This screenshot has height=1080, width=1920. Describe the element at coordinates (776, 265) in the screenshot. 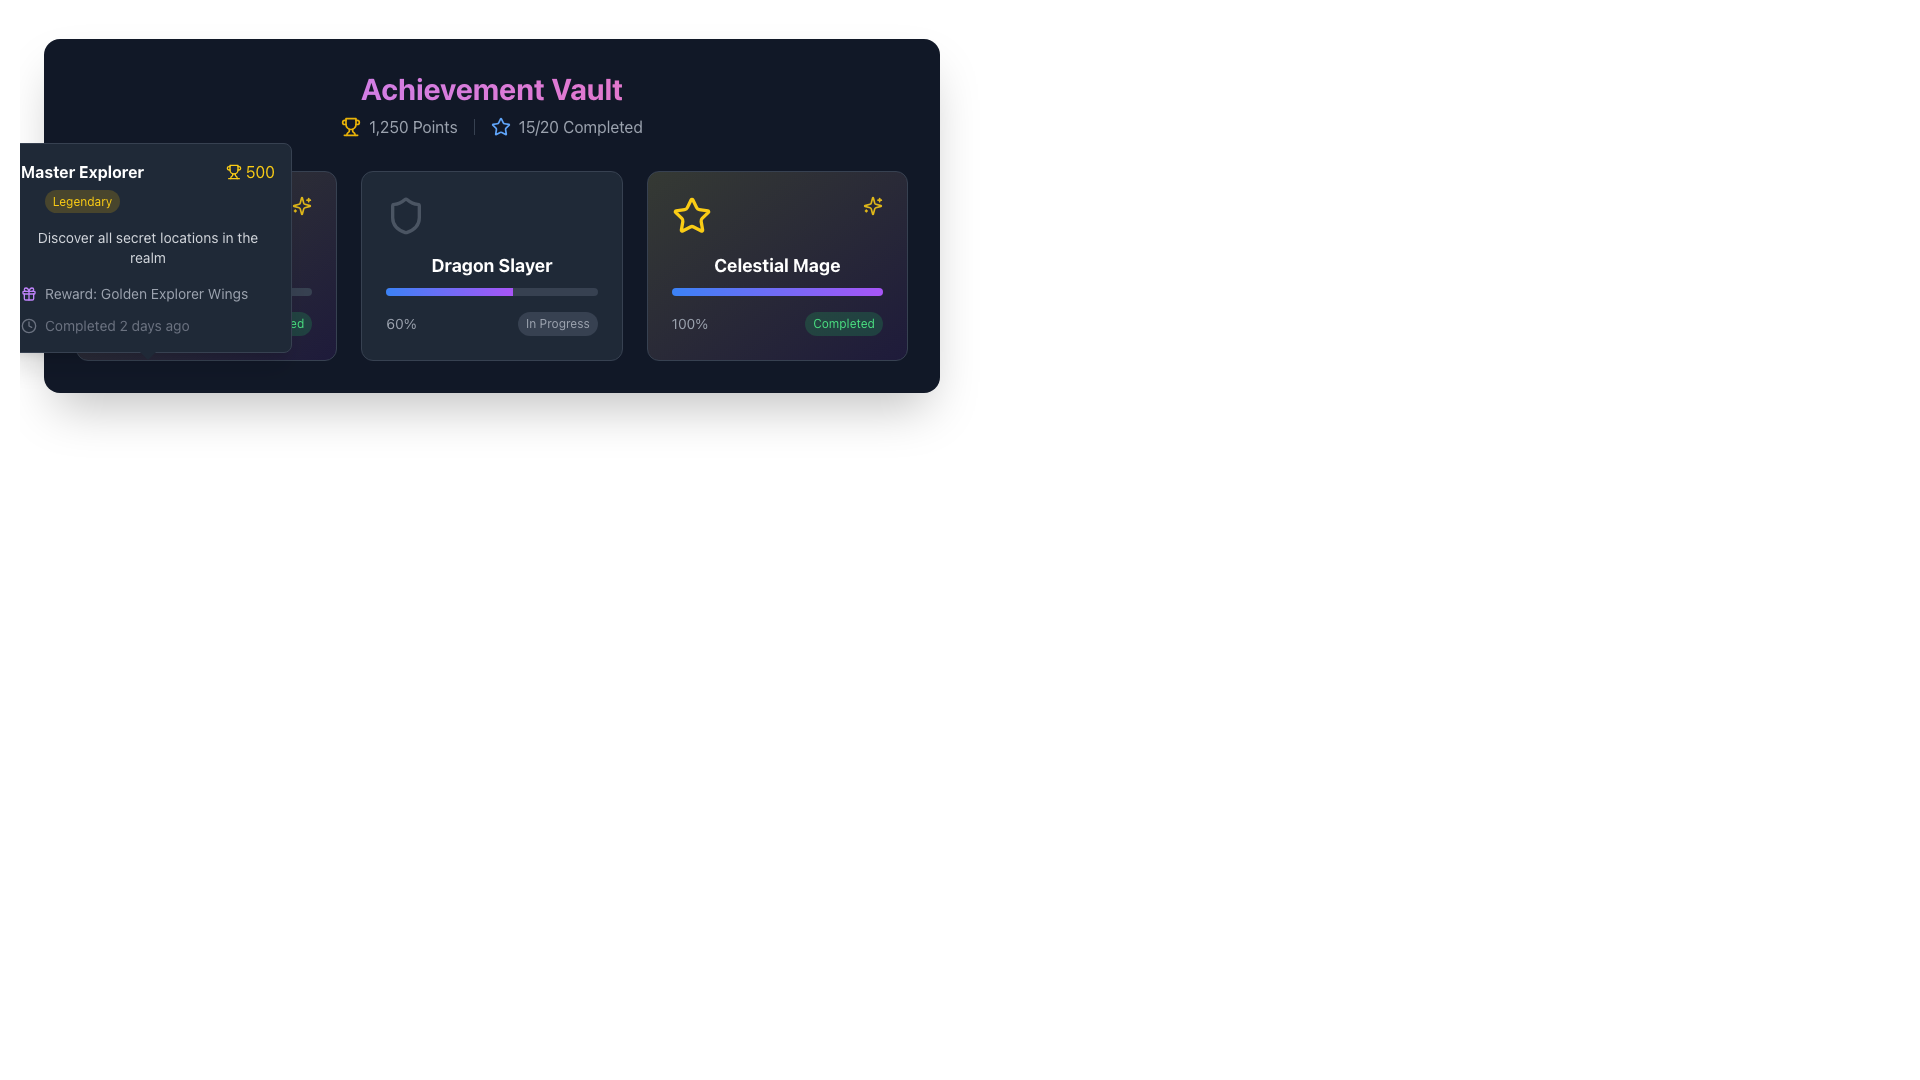

I see `the rectangular gradient background that overlays the 'Celestial Mage' card in the Achievement Vault section` at that location.